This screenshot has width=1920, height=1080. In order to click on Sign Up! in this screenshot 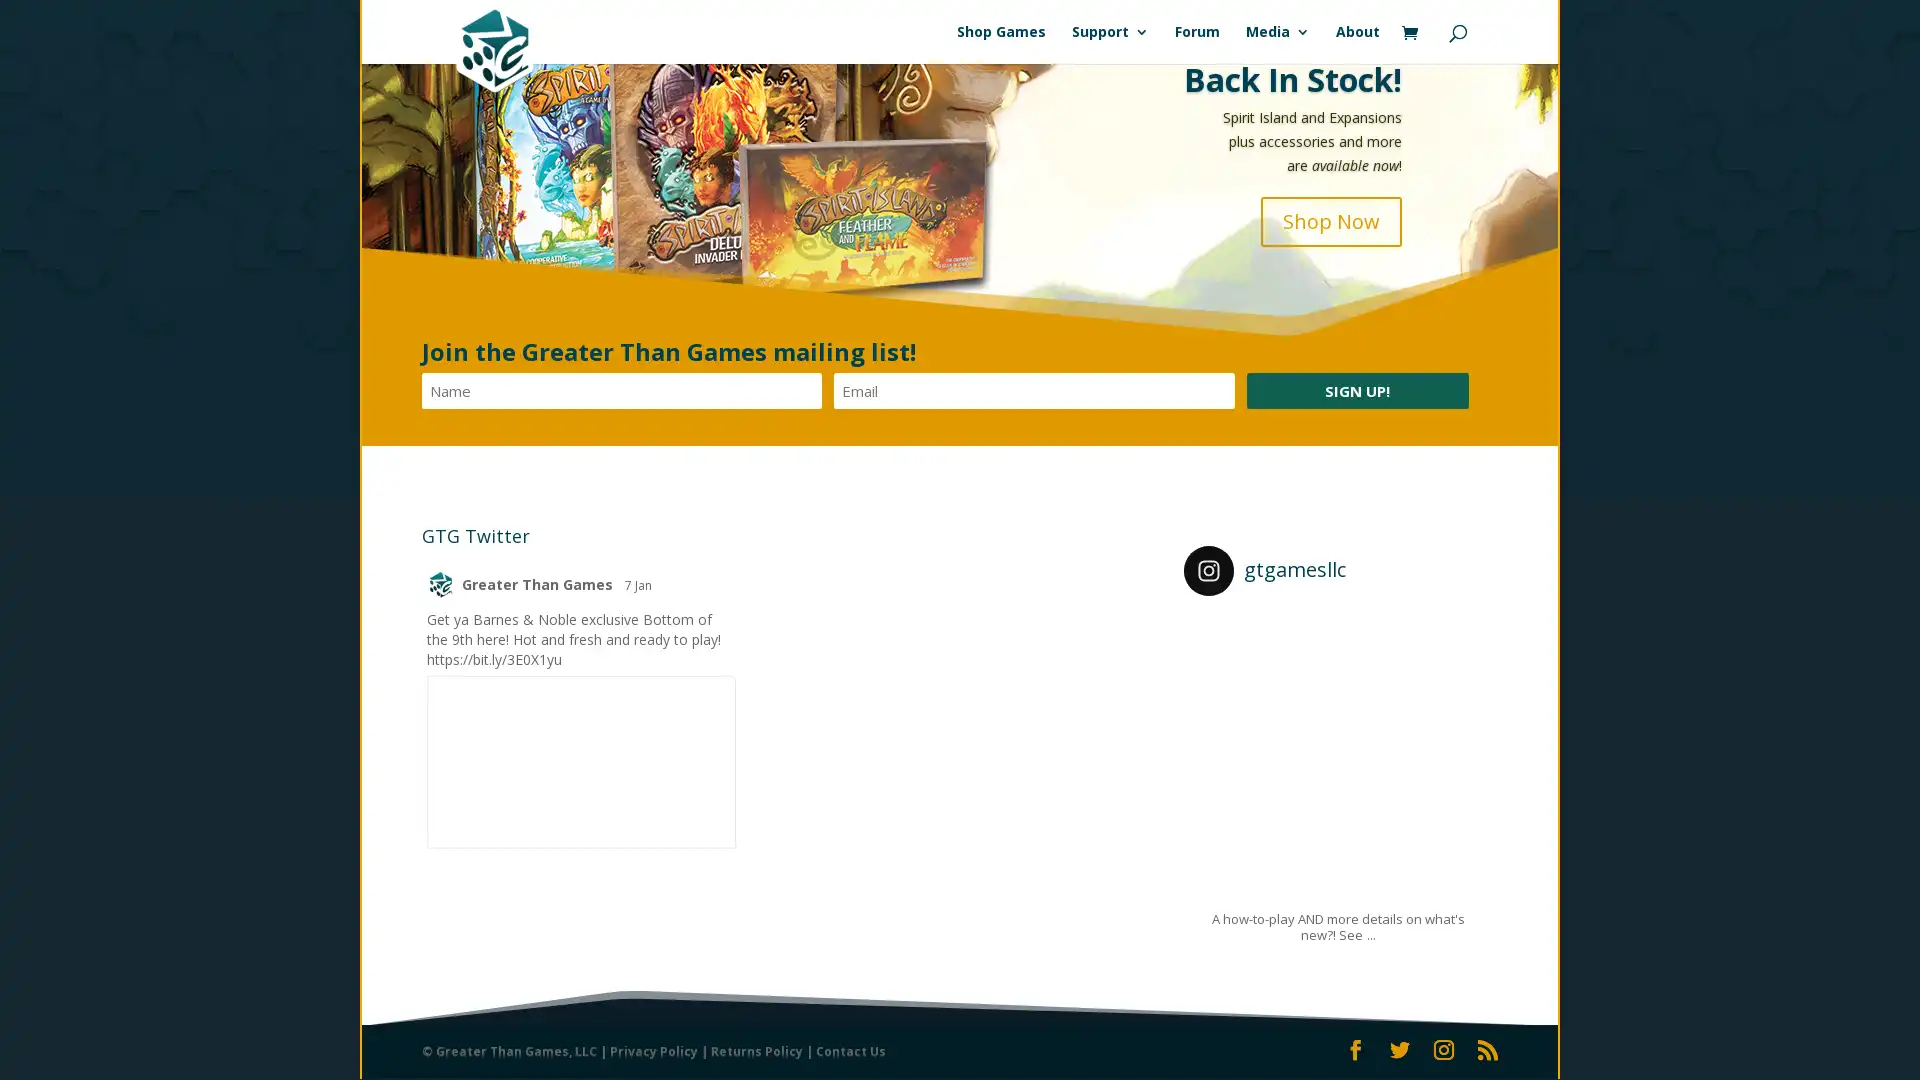, I will do `click(1357, 390)`.